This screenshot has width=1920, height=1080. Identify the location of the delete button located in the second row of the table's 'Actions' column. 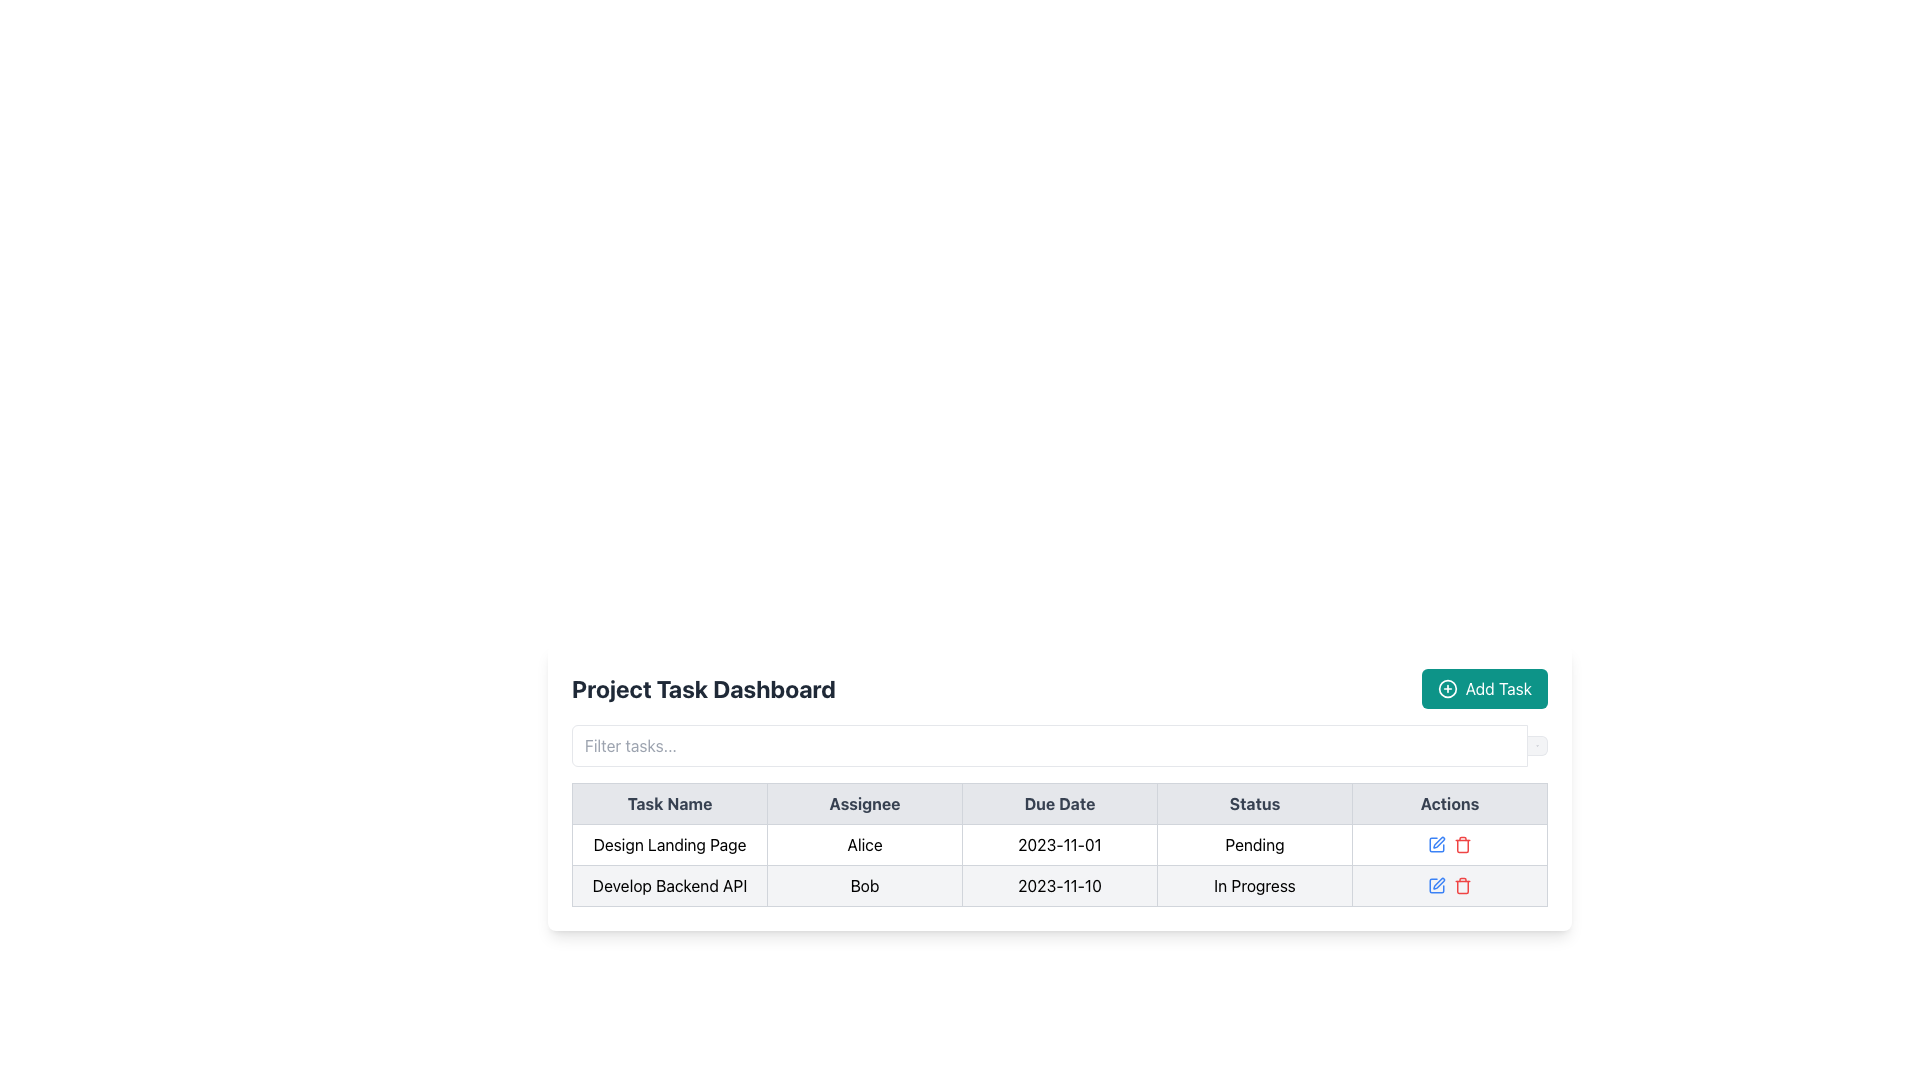
(1463, 885).